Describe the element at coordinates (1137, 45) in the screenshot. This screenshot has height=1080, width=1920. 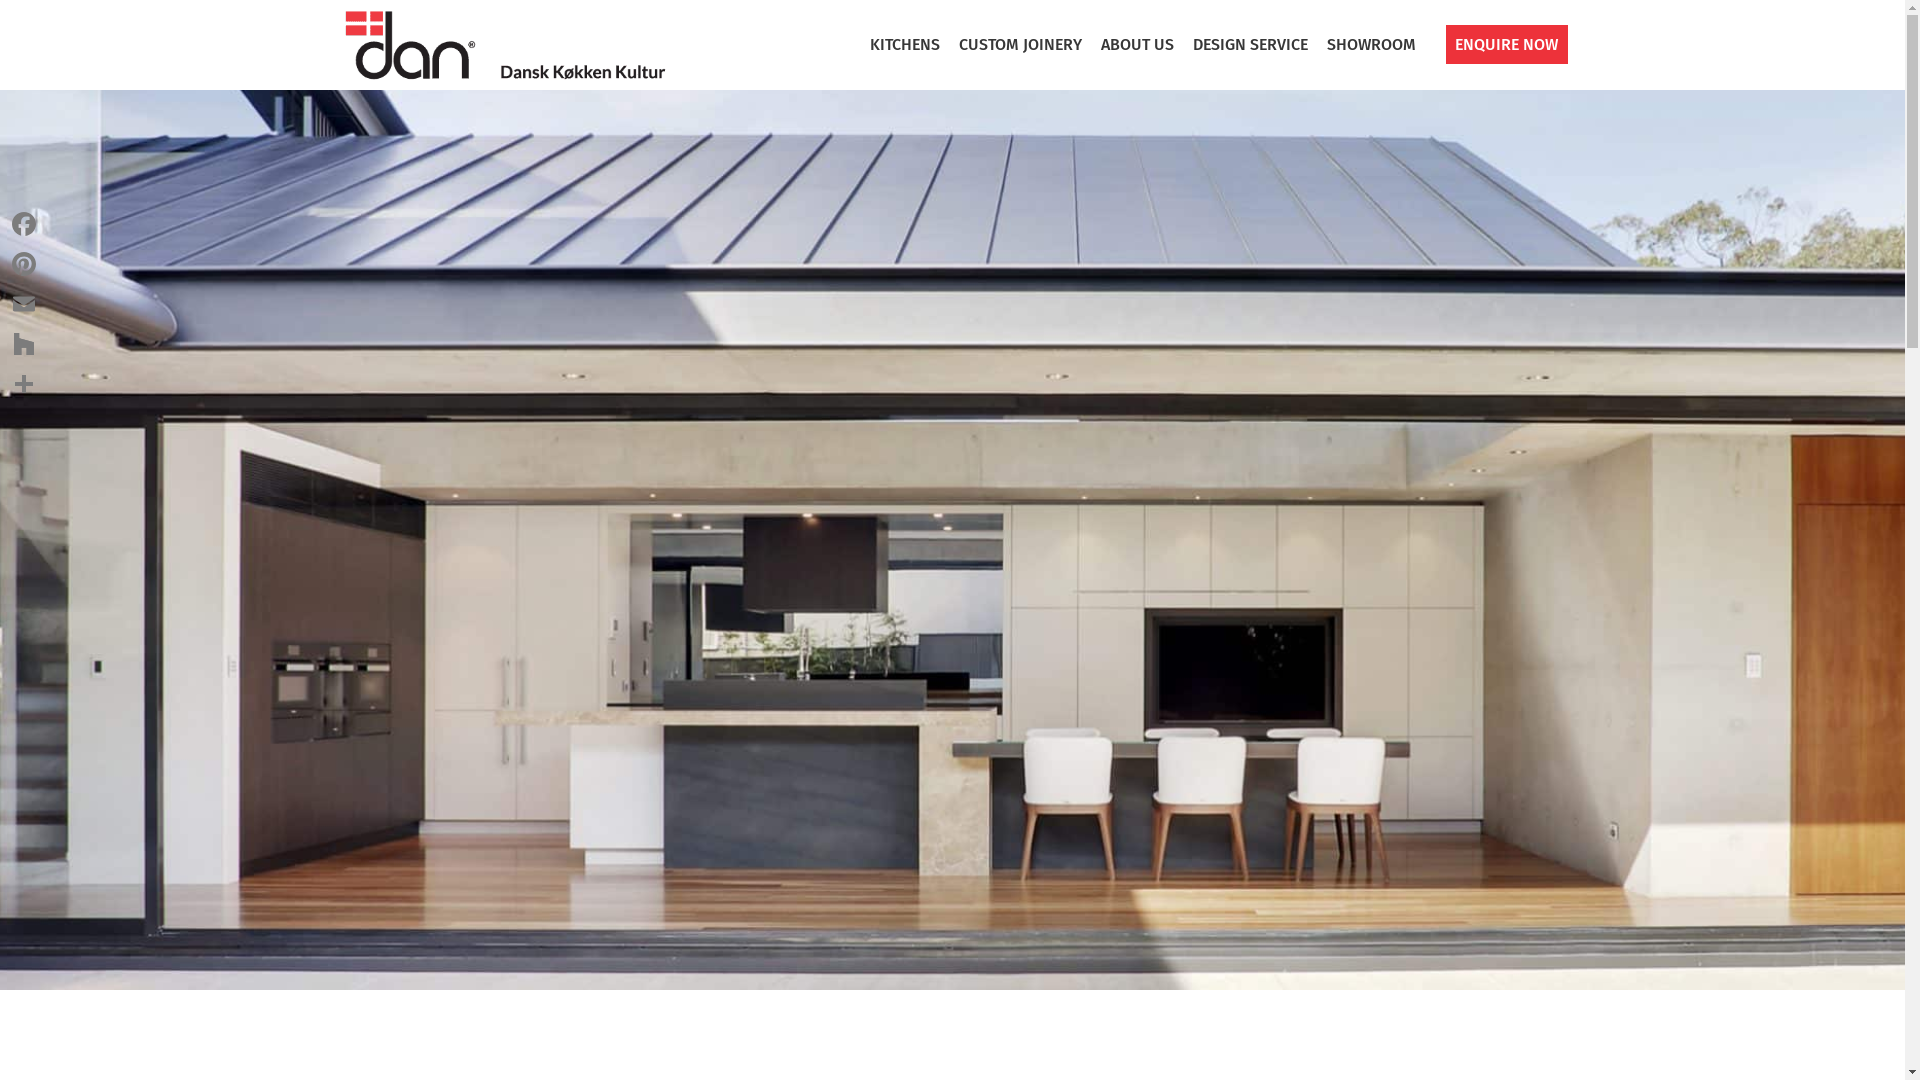
I see `'ABOUT US'` at that location.